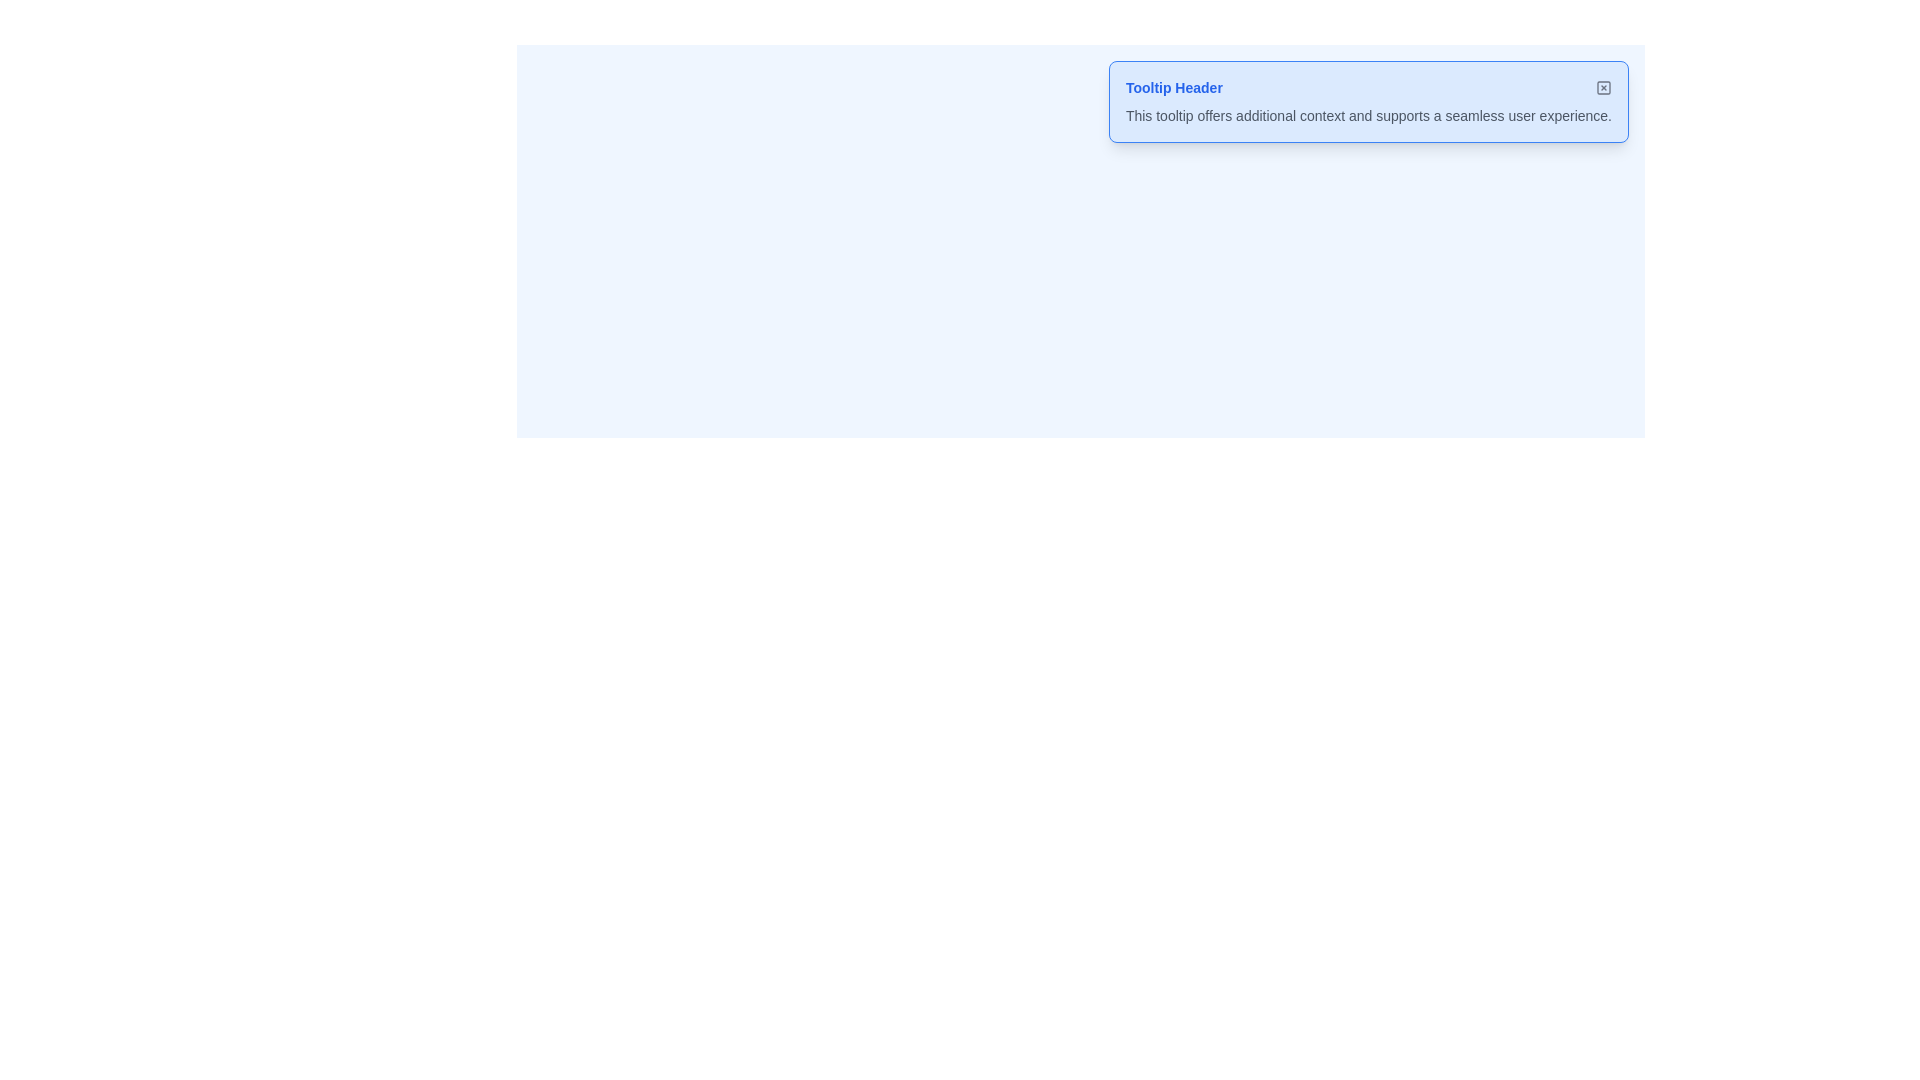  Describe the element at coordinates (1603, 87) in the screenshot. I see `the small interactive 'X' icon button located at the top-right corner of the header area labeled 'Tooltip Header' to observe a color change` at that location.